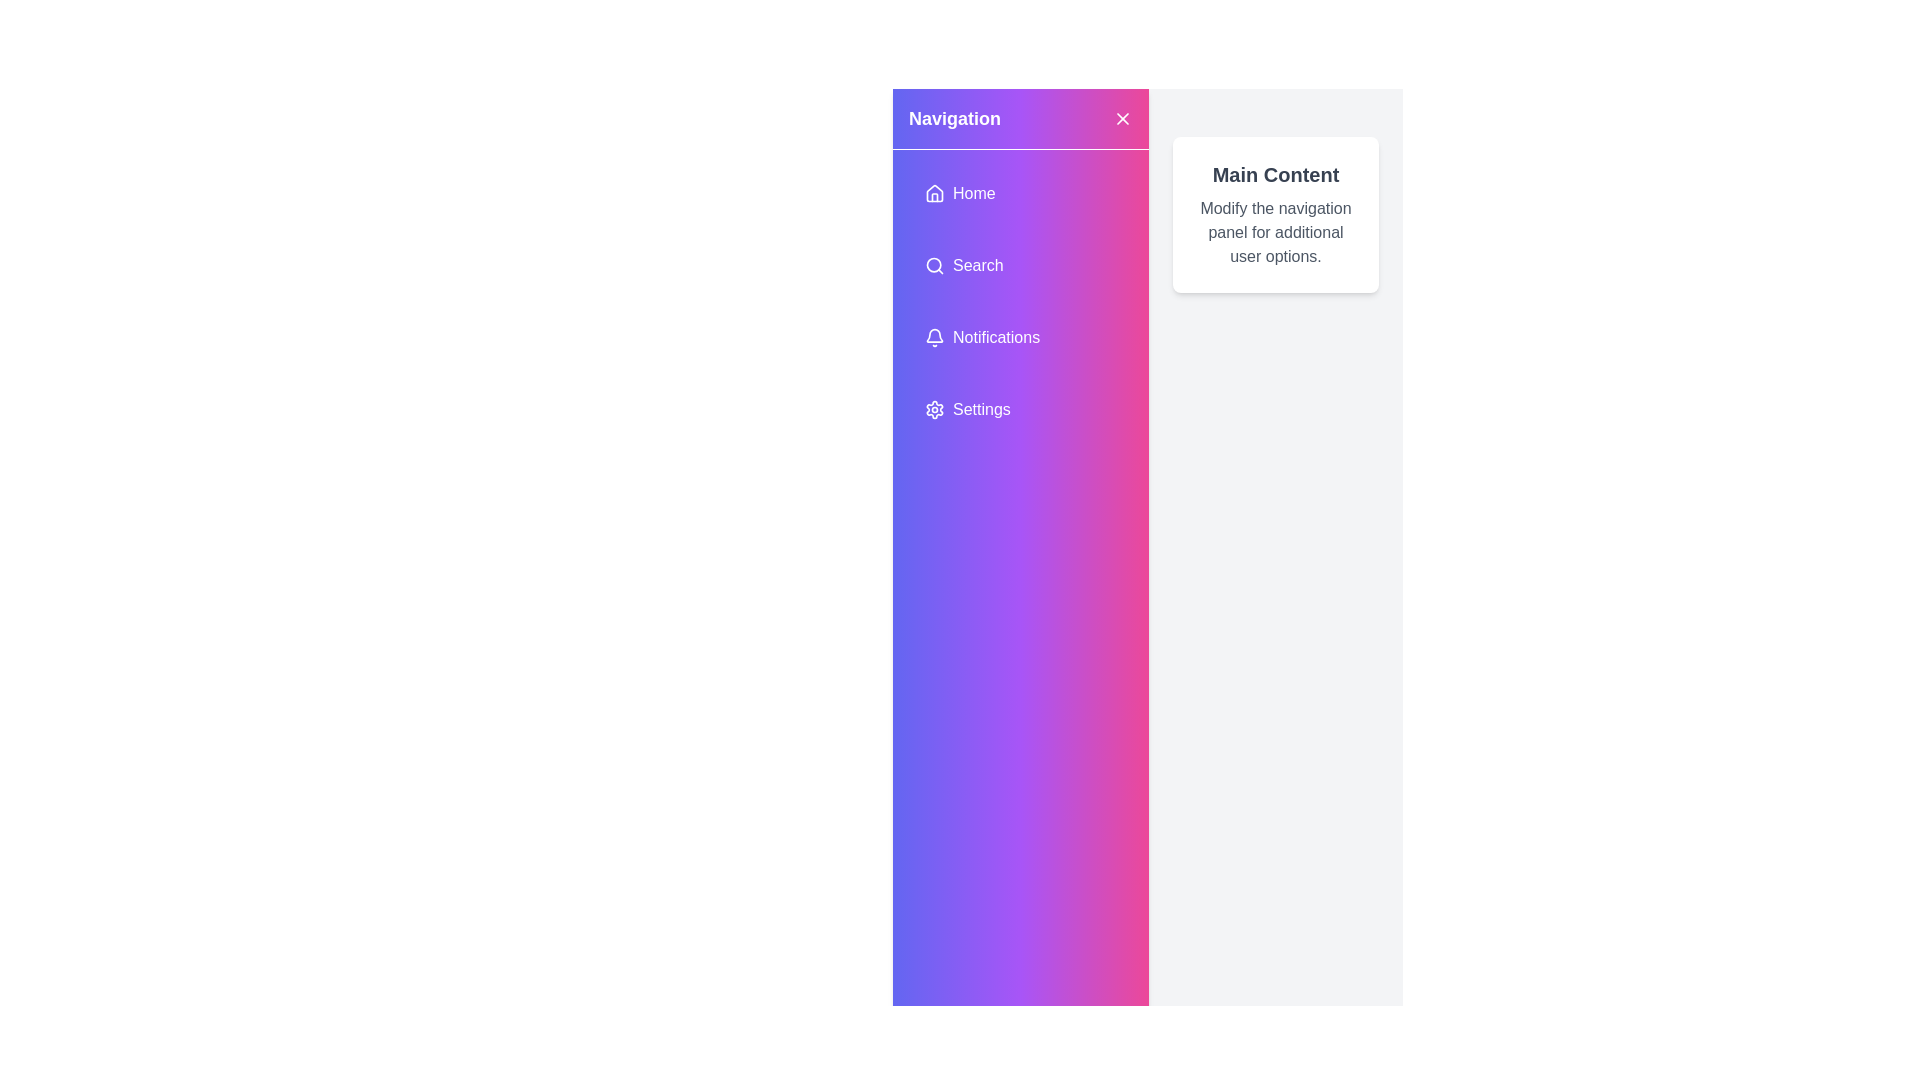  I want to click on the gear icon in the navigation menu that indicates settings, located at the bottom adjacent to the 'Settings' label, so click(934, 408).